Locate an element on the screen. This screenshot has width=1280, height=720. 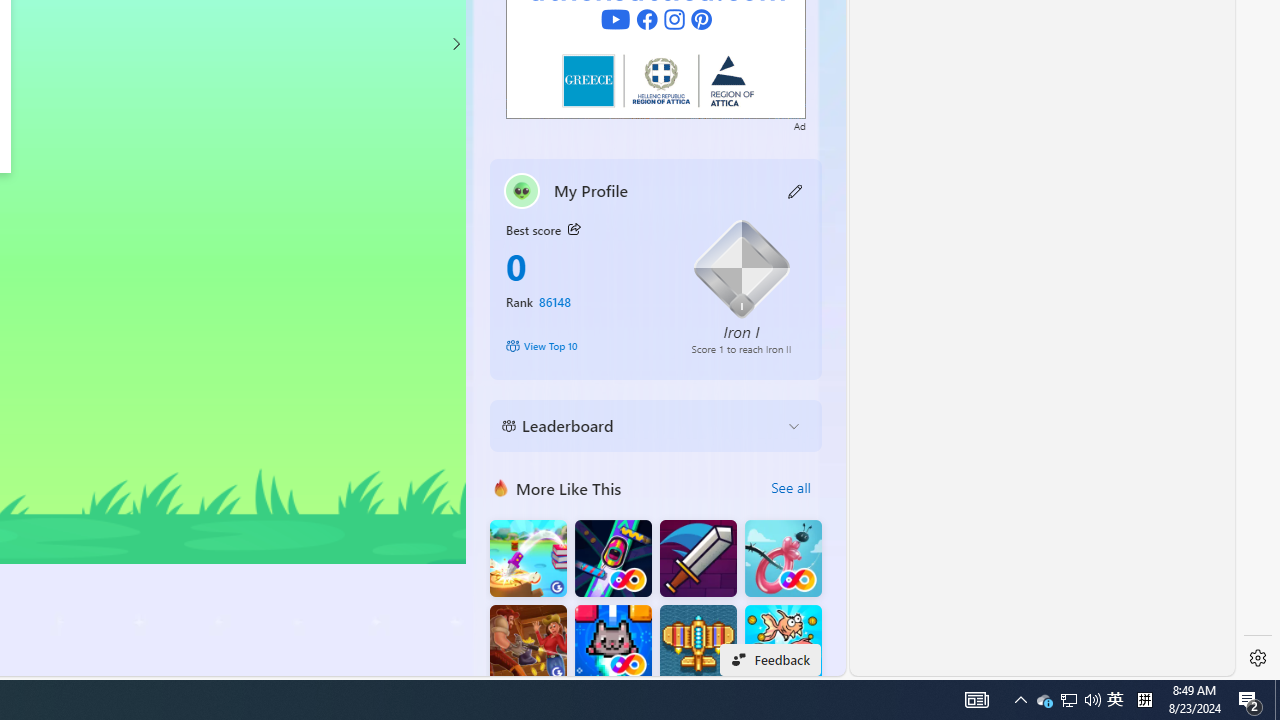
'View Top 10' is located at coordinates (583, 344).